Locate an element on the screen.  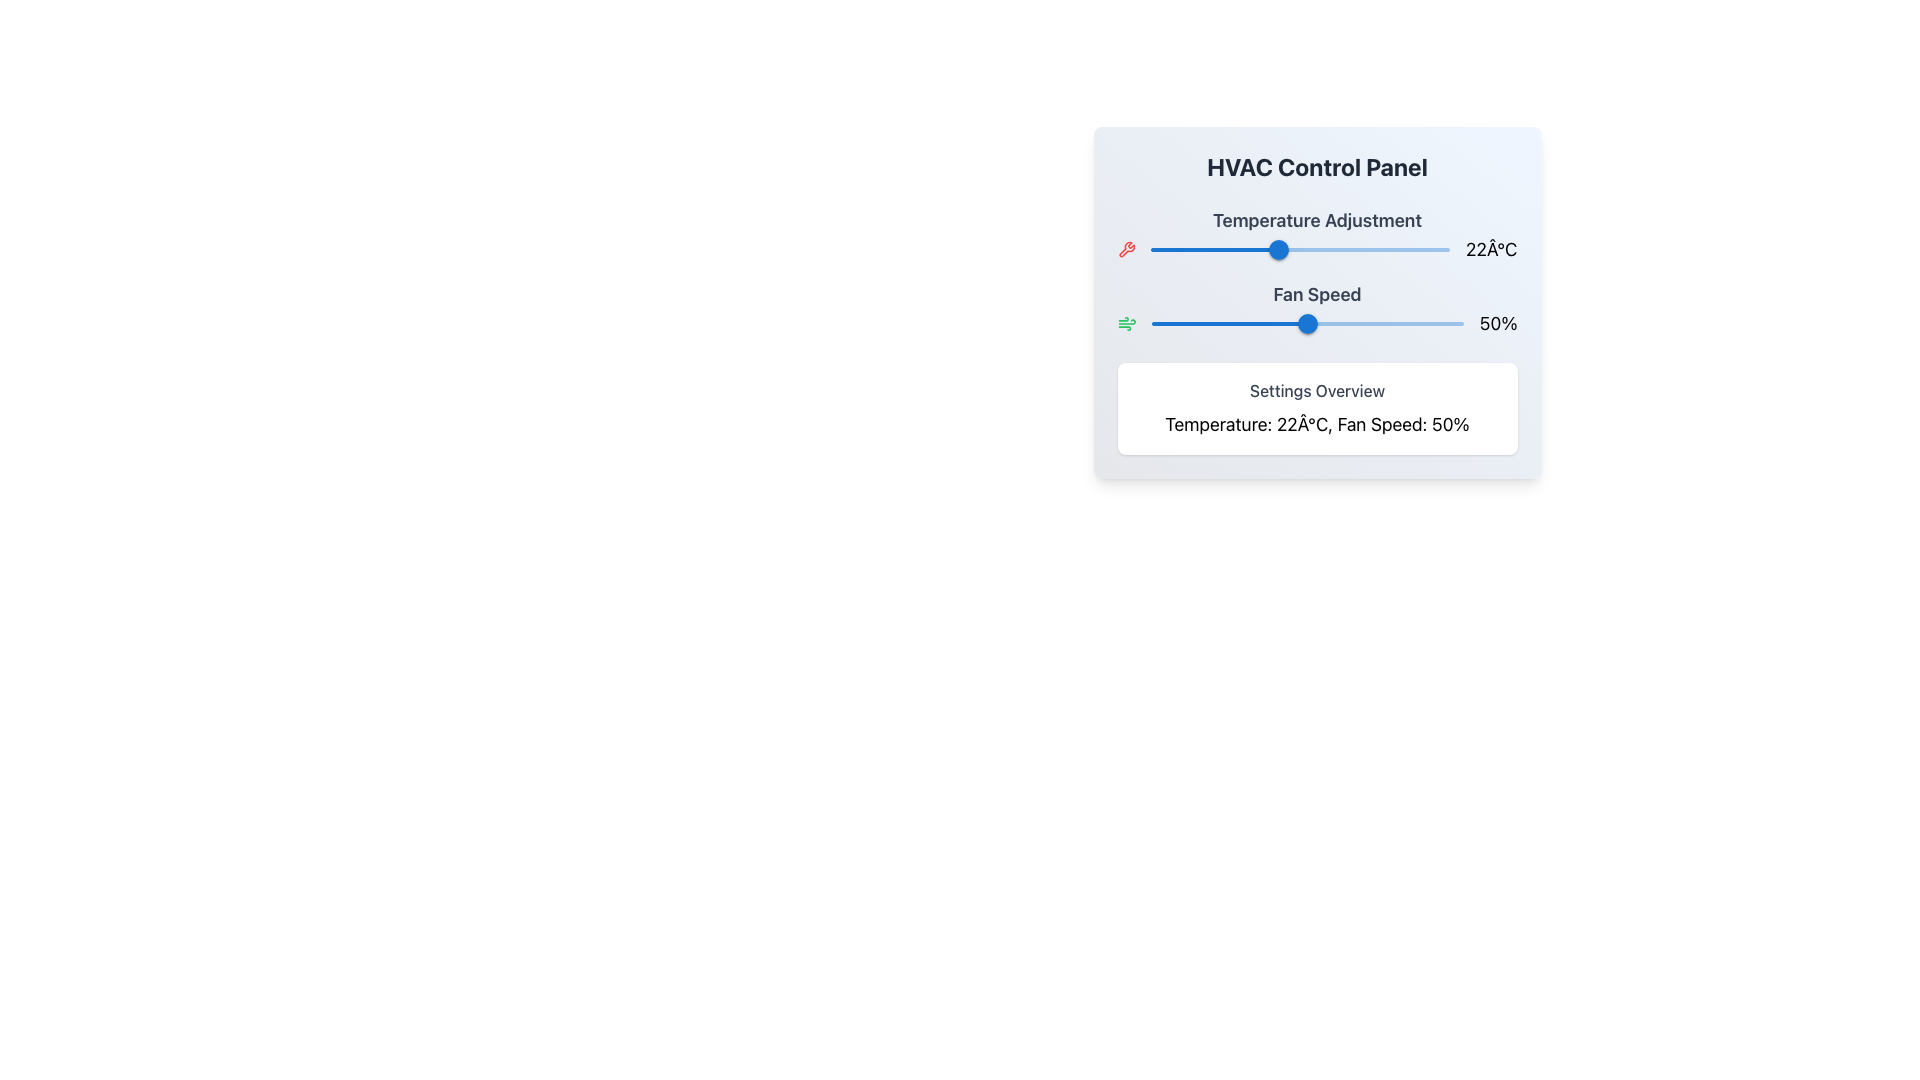
the temperature slider is located at coordinates (1240, 249).